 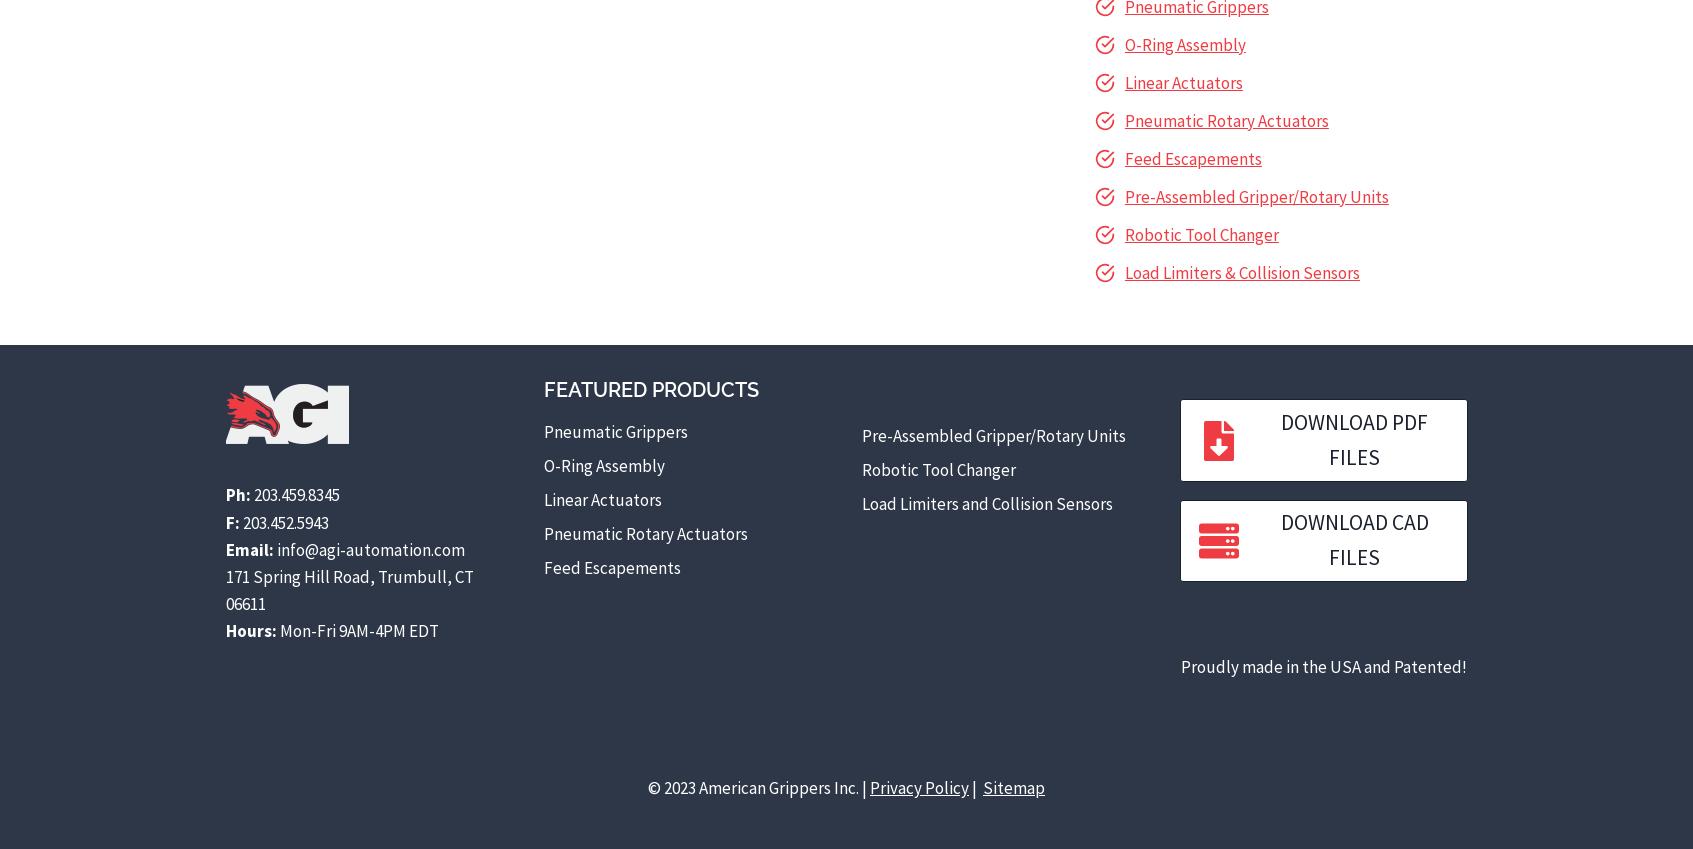 I want to click on 'Load Limiters & Collision Sensors', so click(x=1241, y=272).